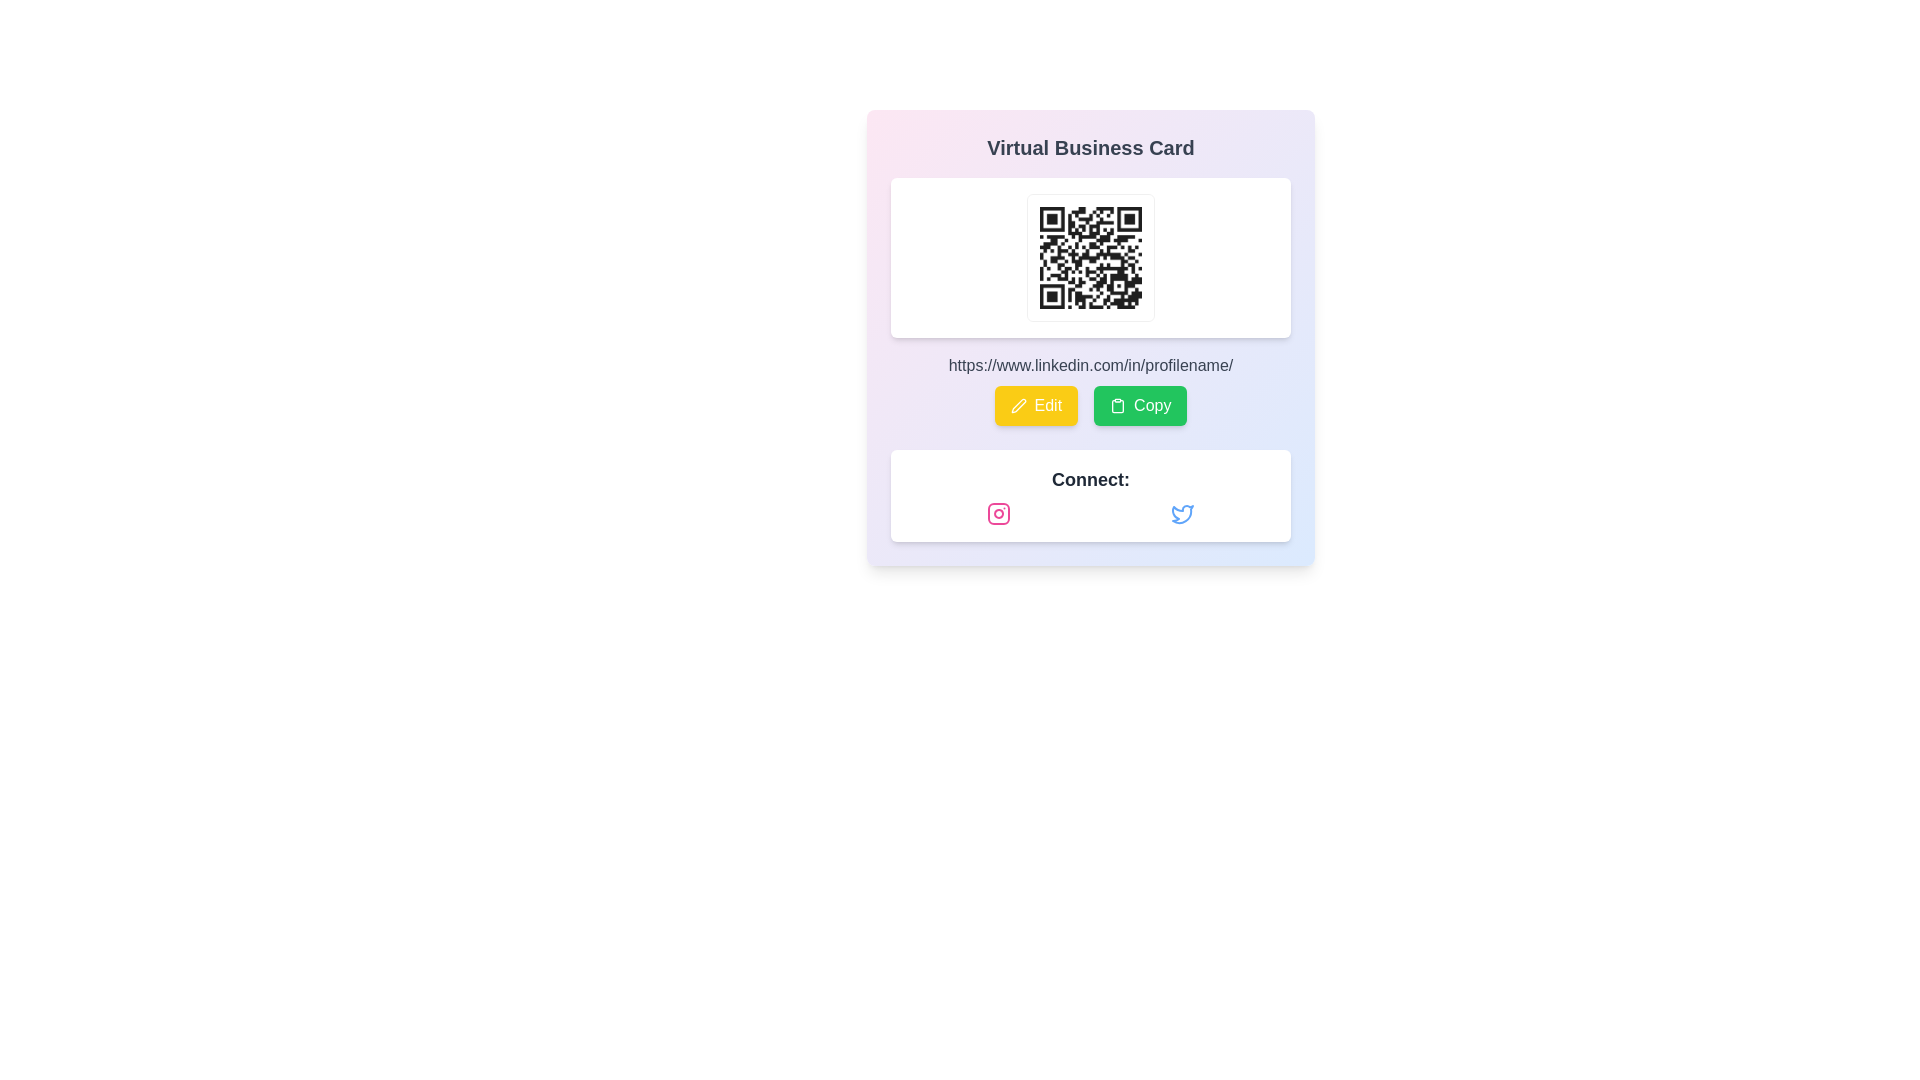  What do you see at coordinates (998, 512) in the screenshot?
I see `the main outer square with rounded corners of the Instagram logo located in the 'Connect:' section of the interface` at bounding box center [998, 512].